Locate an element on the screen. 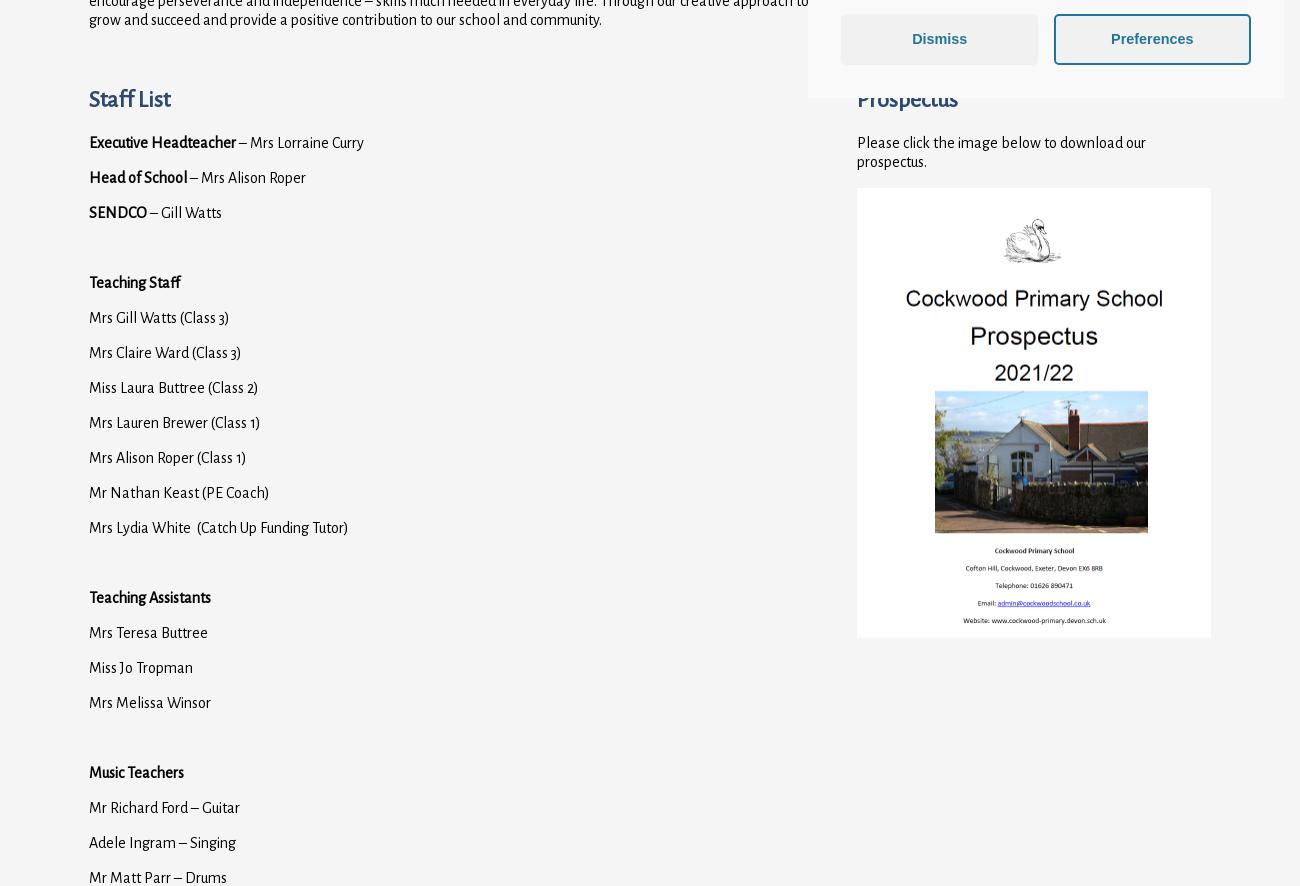 The image size is (1300, 886). 'Teaching Assistants' is located at coordinates (149, 596).